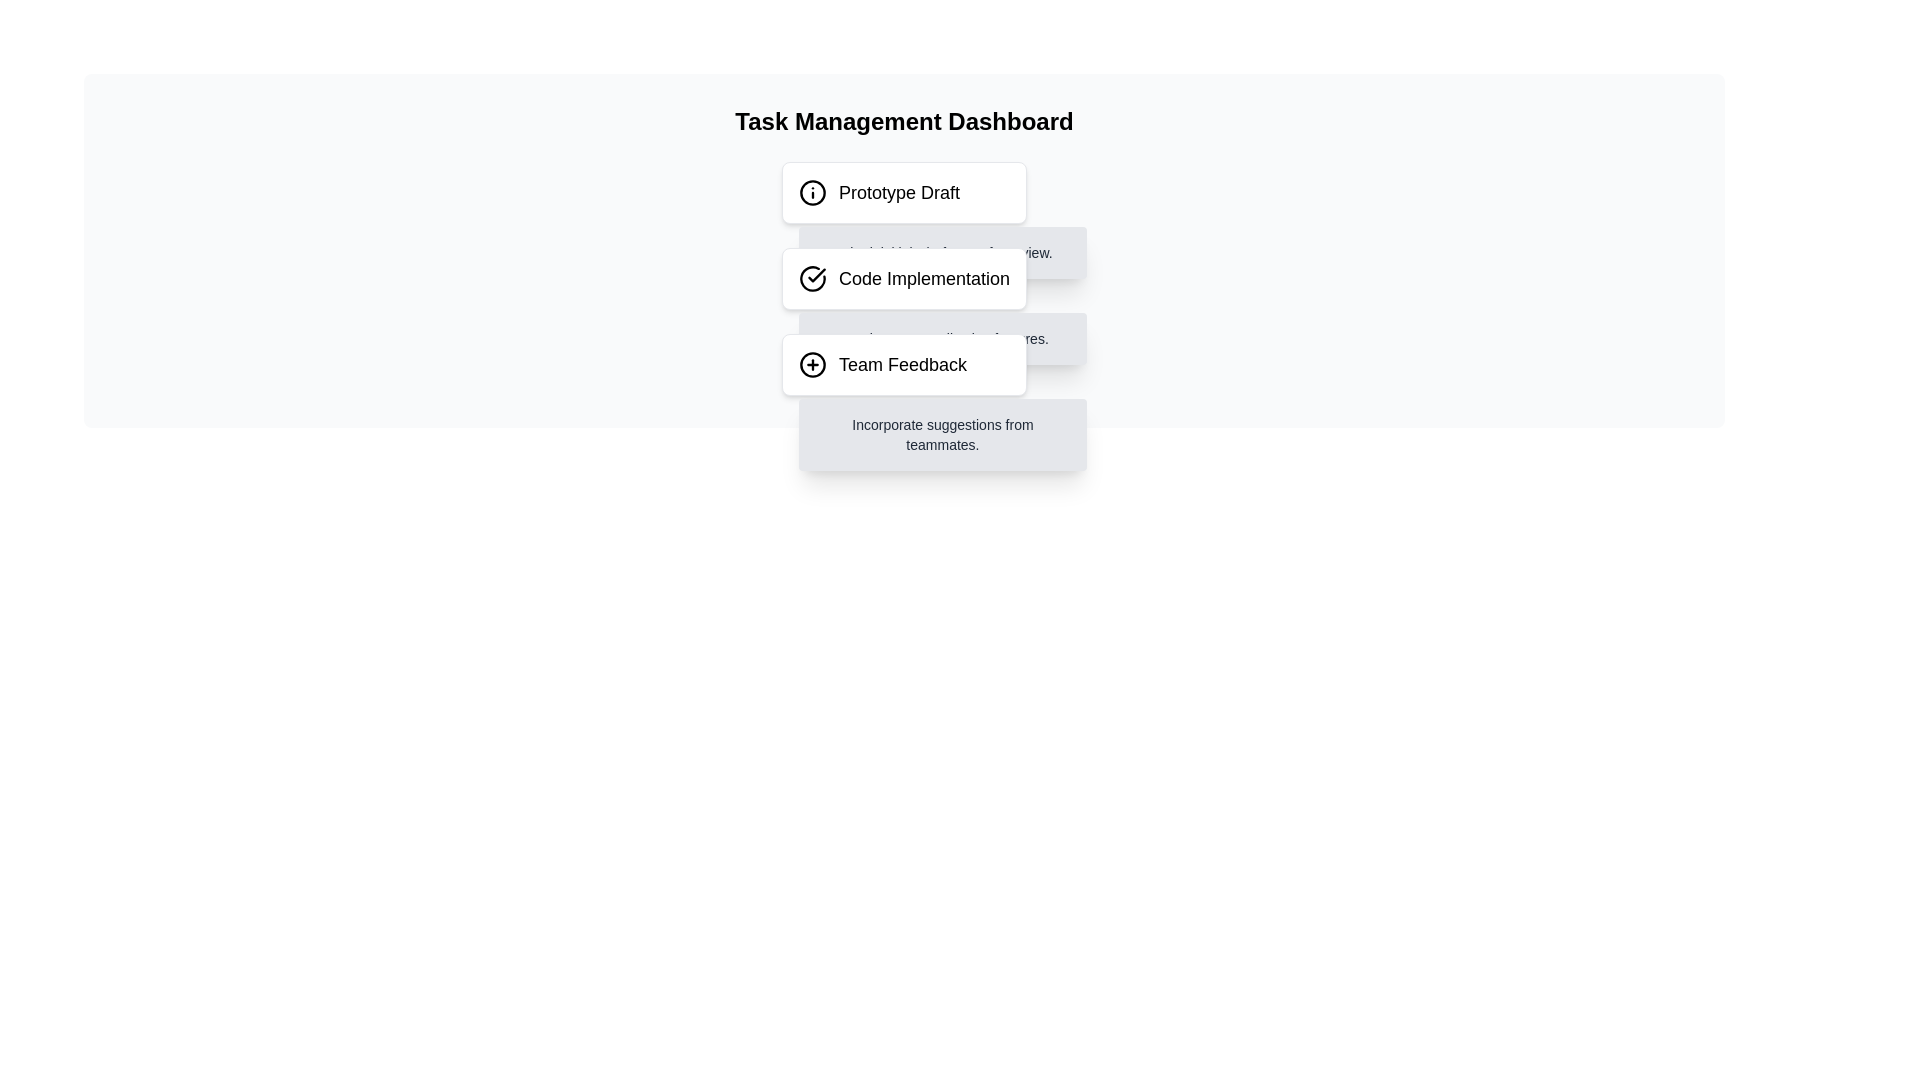 This screenshot has width=1920, height=1080. I want to click on the Header with icon displaying 'Prototype Draft' and an information icon for tooltip, so click(903, 192).